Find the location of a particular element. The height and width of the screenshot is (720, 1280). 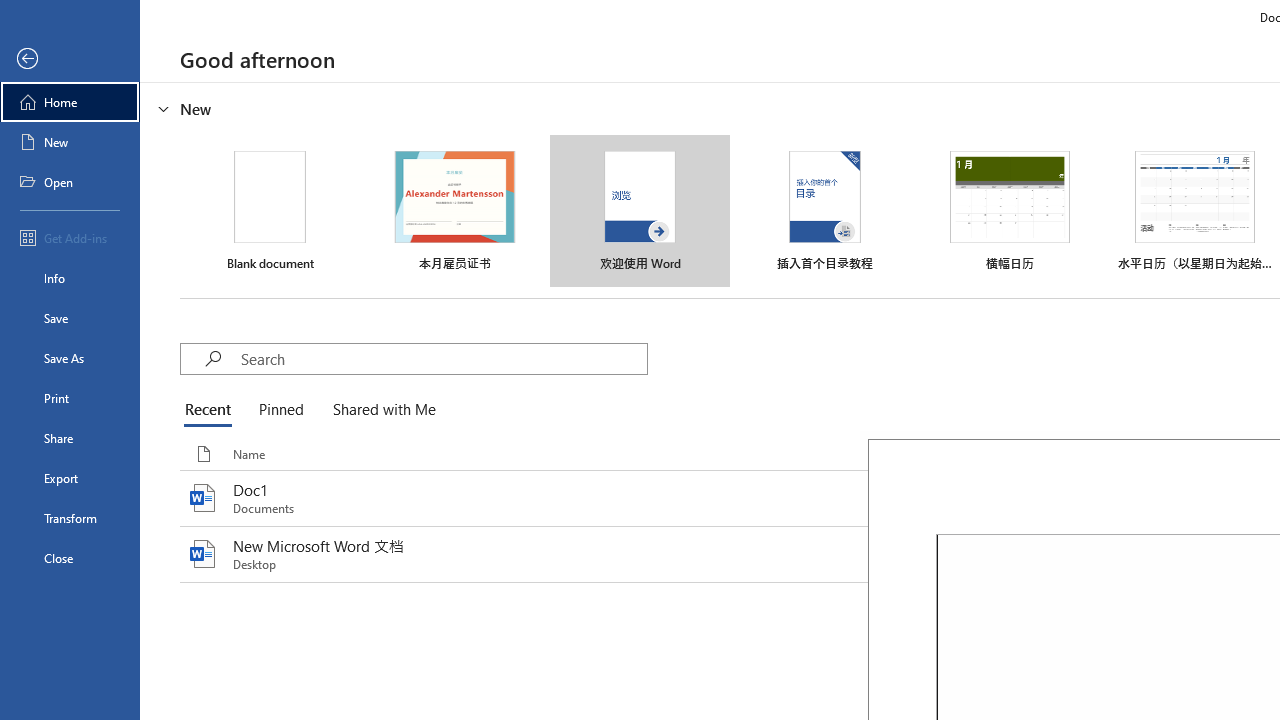

'Recent' is located at coordinates (212, 410).